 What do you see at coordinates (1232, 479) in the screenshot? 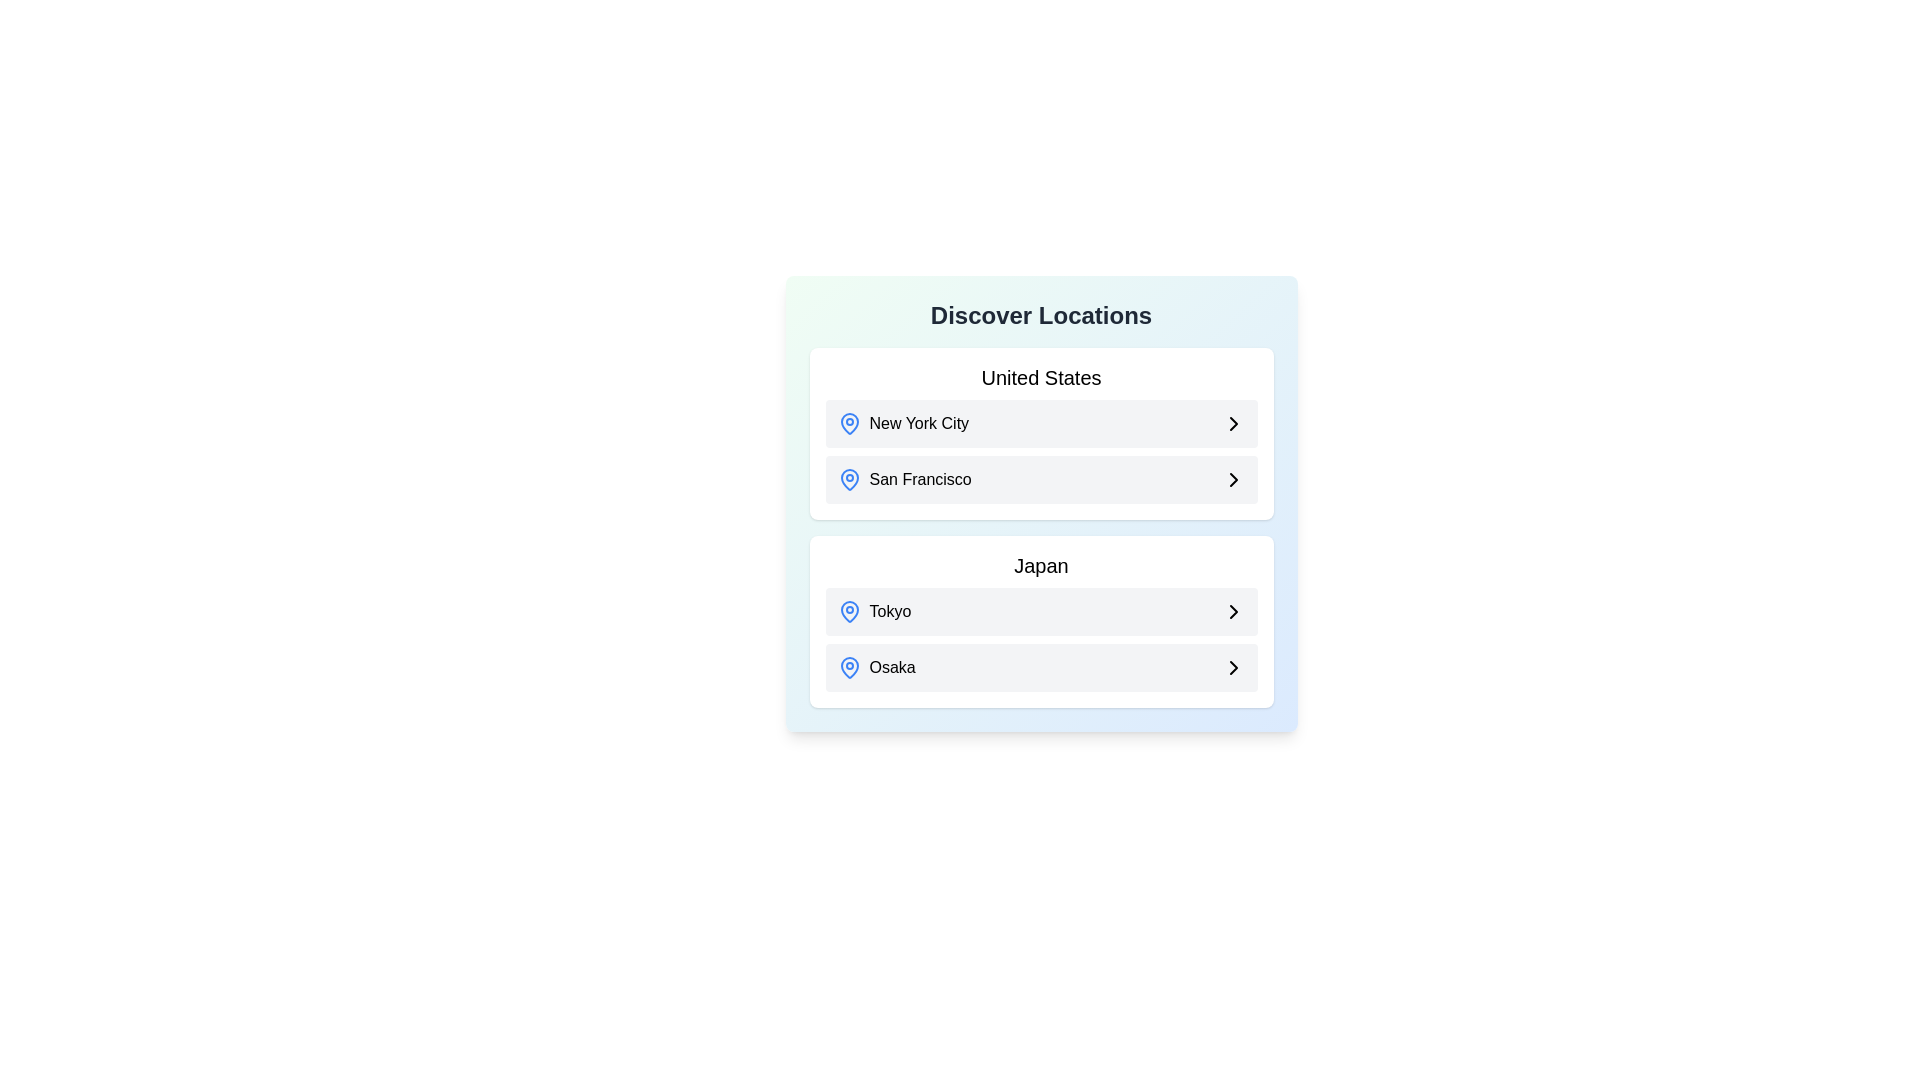
I see `the arrow icon located at the far-right side of the 'San Francisco' button within the 'United States' section of the 'Discover Locations' interface` at bounding box center [1232, 479].